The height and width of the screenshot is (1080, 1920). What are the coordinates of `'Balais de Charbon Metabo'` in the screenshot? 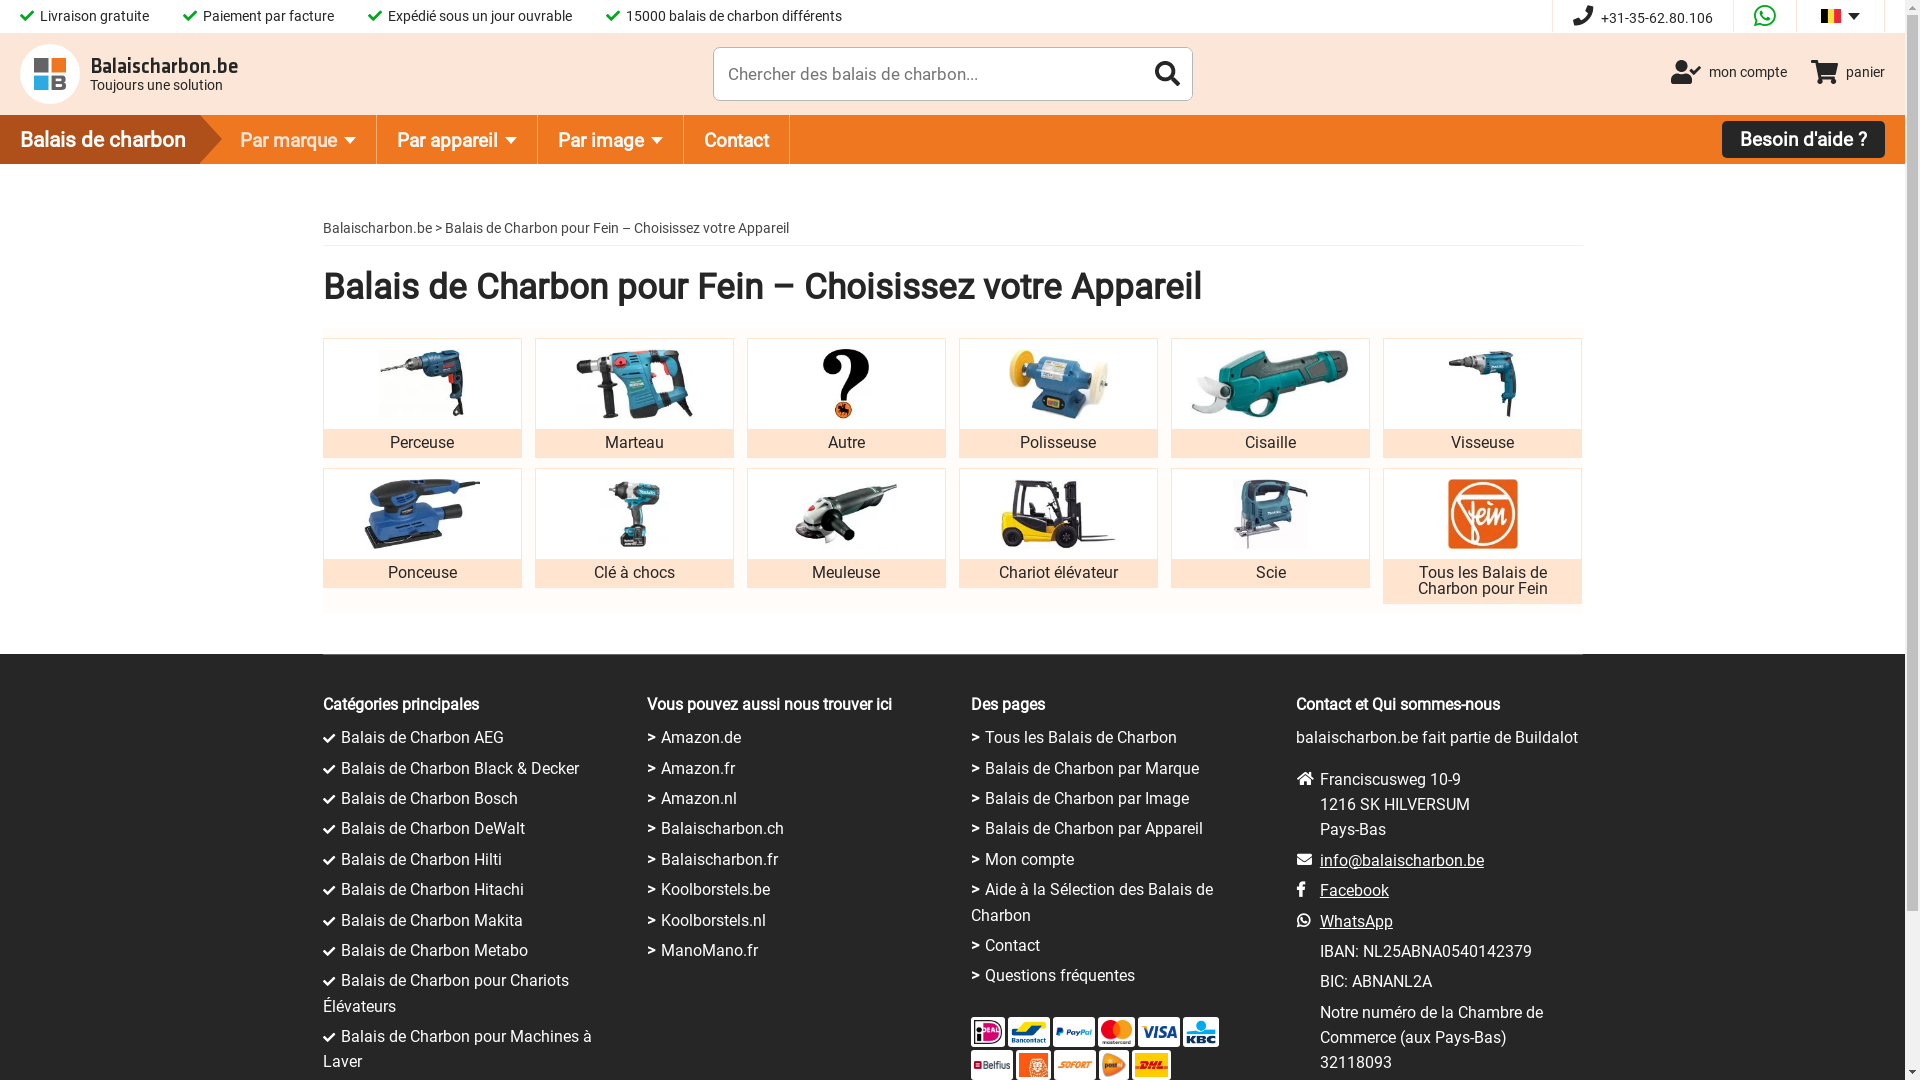 It's located at (432, 949).